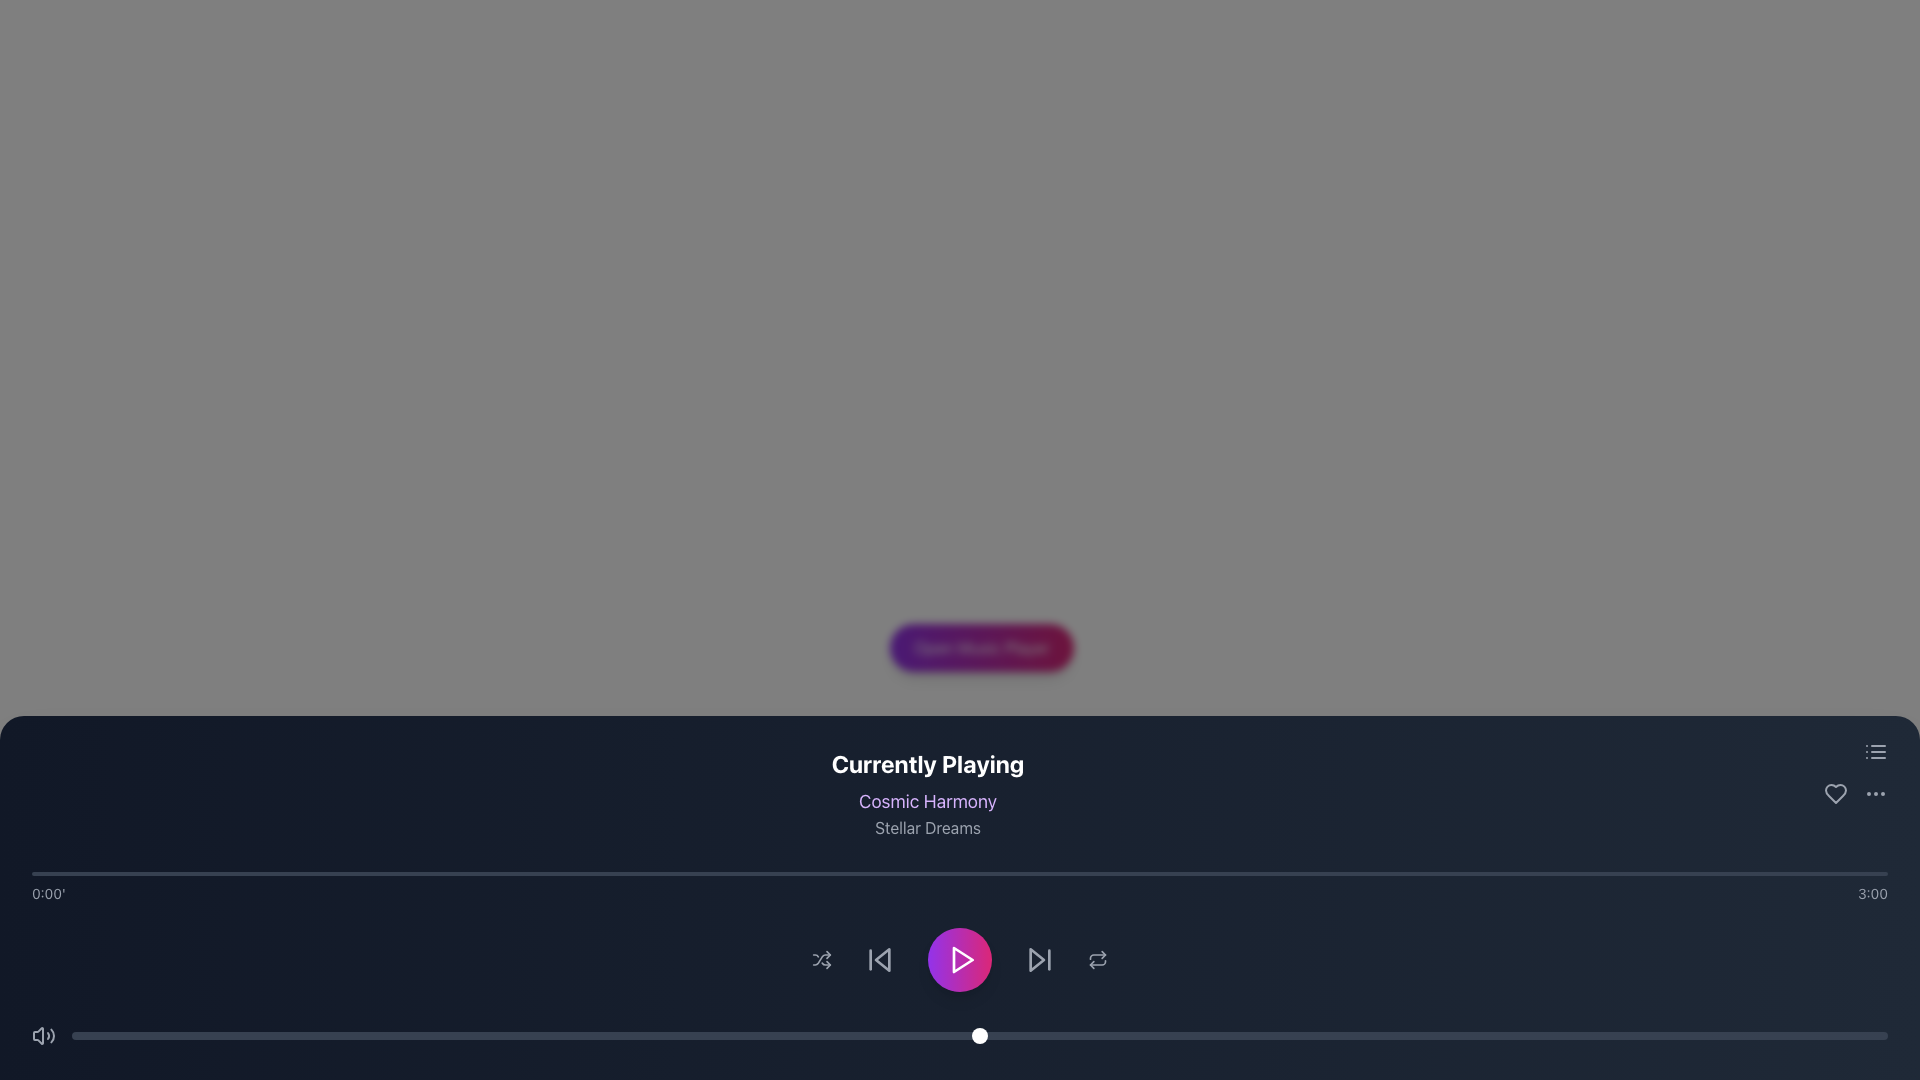 The height and width of the screenshot is (1080, 1920). What do you see at coordinates (1097, 959) in the screenshot?
I see `the circular gray button with a looping arrow icon located in the bottom control bar, fifth from the left` at bounding box center [1097, 959].